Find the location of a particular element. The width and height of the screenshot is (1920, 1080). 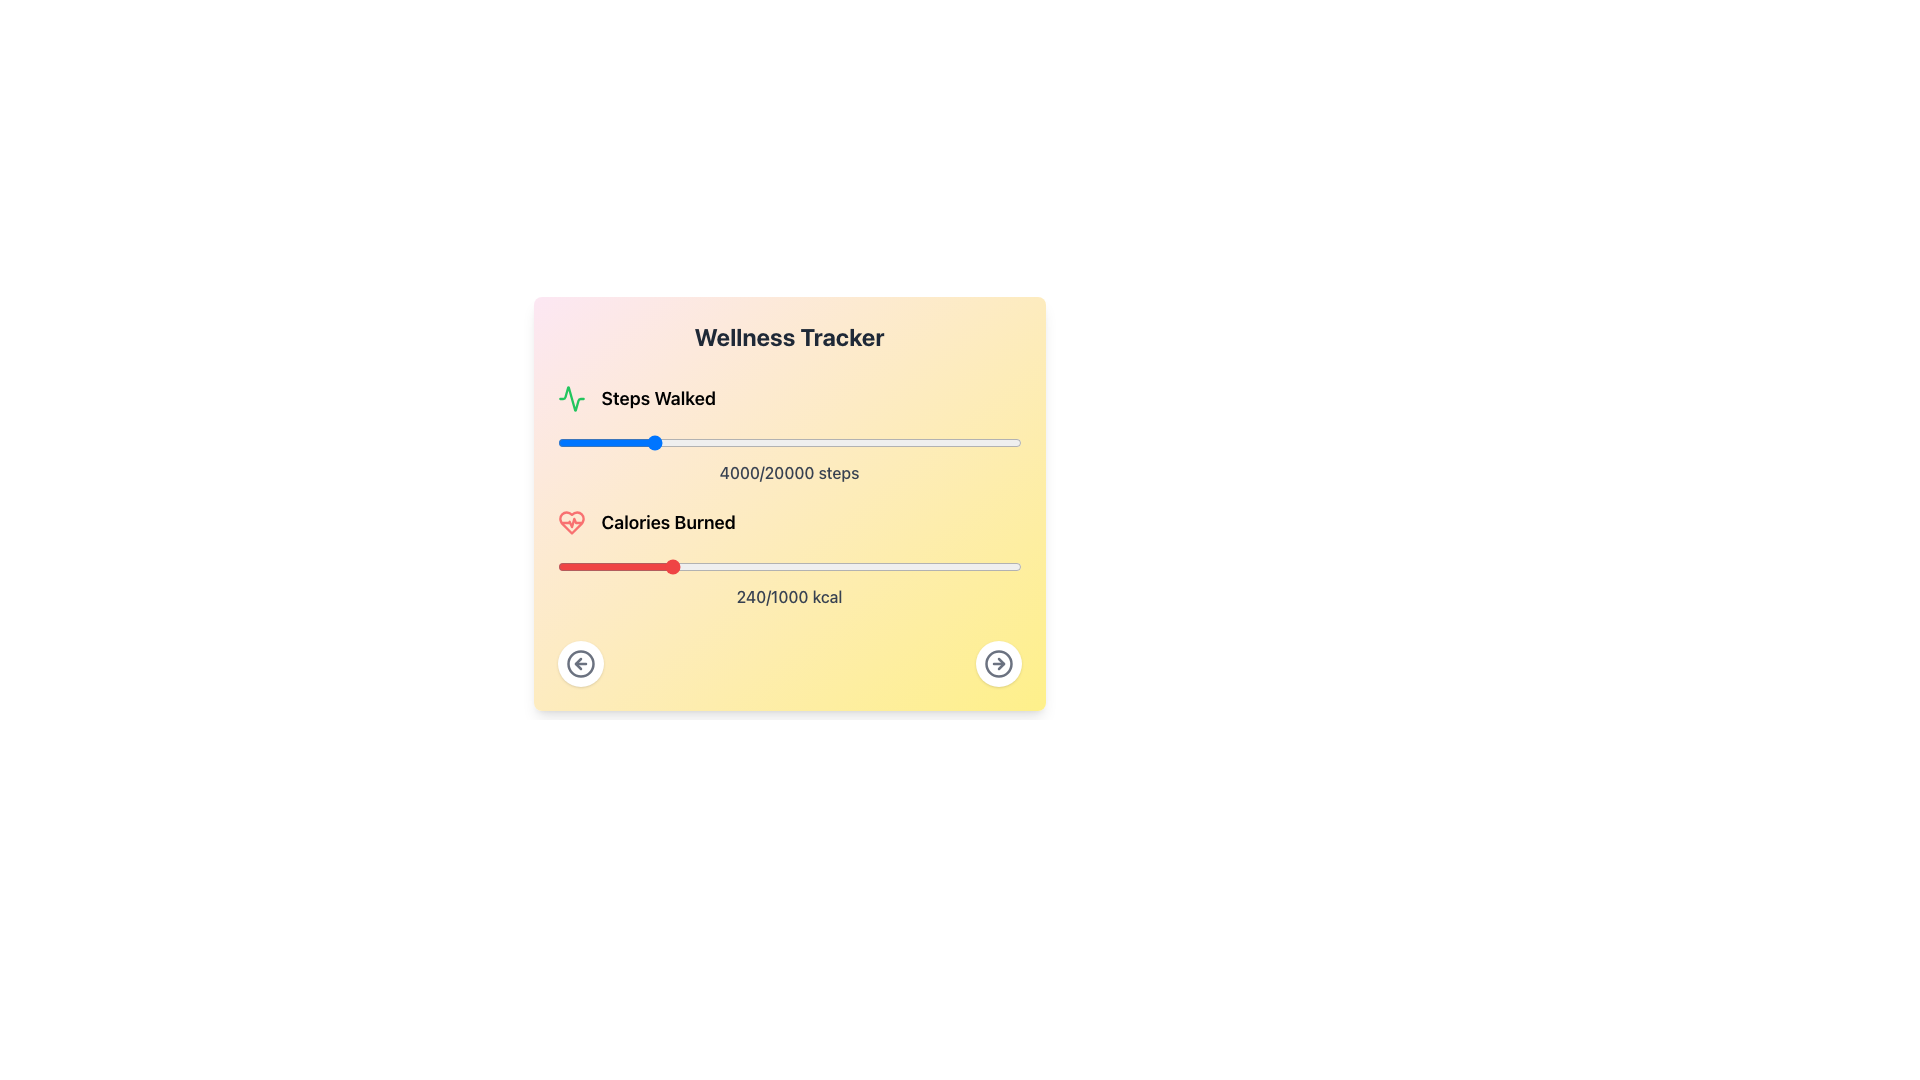

the navigational button icon located at the bottom-right corner of the interface is located at coordinates (579, 663).